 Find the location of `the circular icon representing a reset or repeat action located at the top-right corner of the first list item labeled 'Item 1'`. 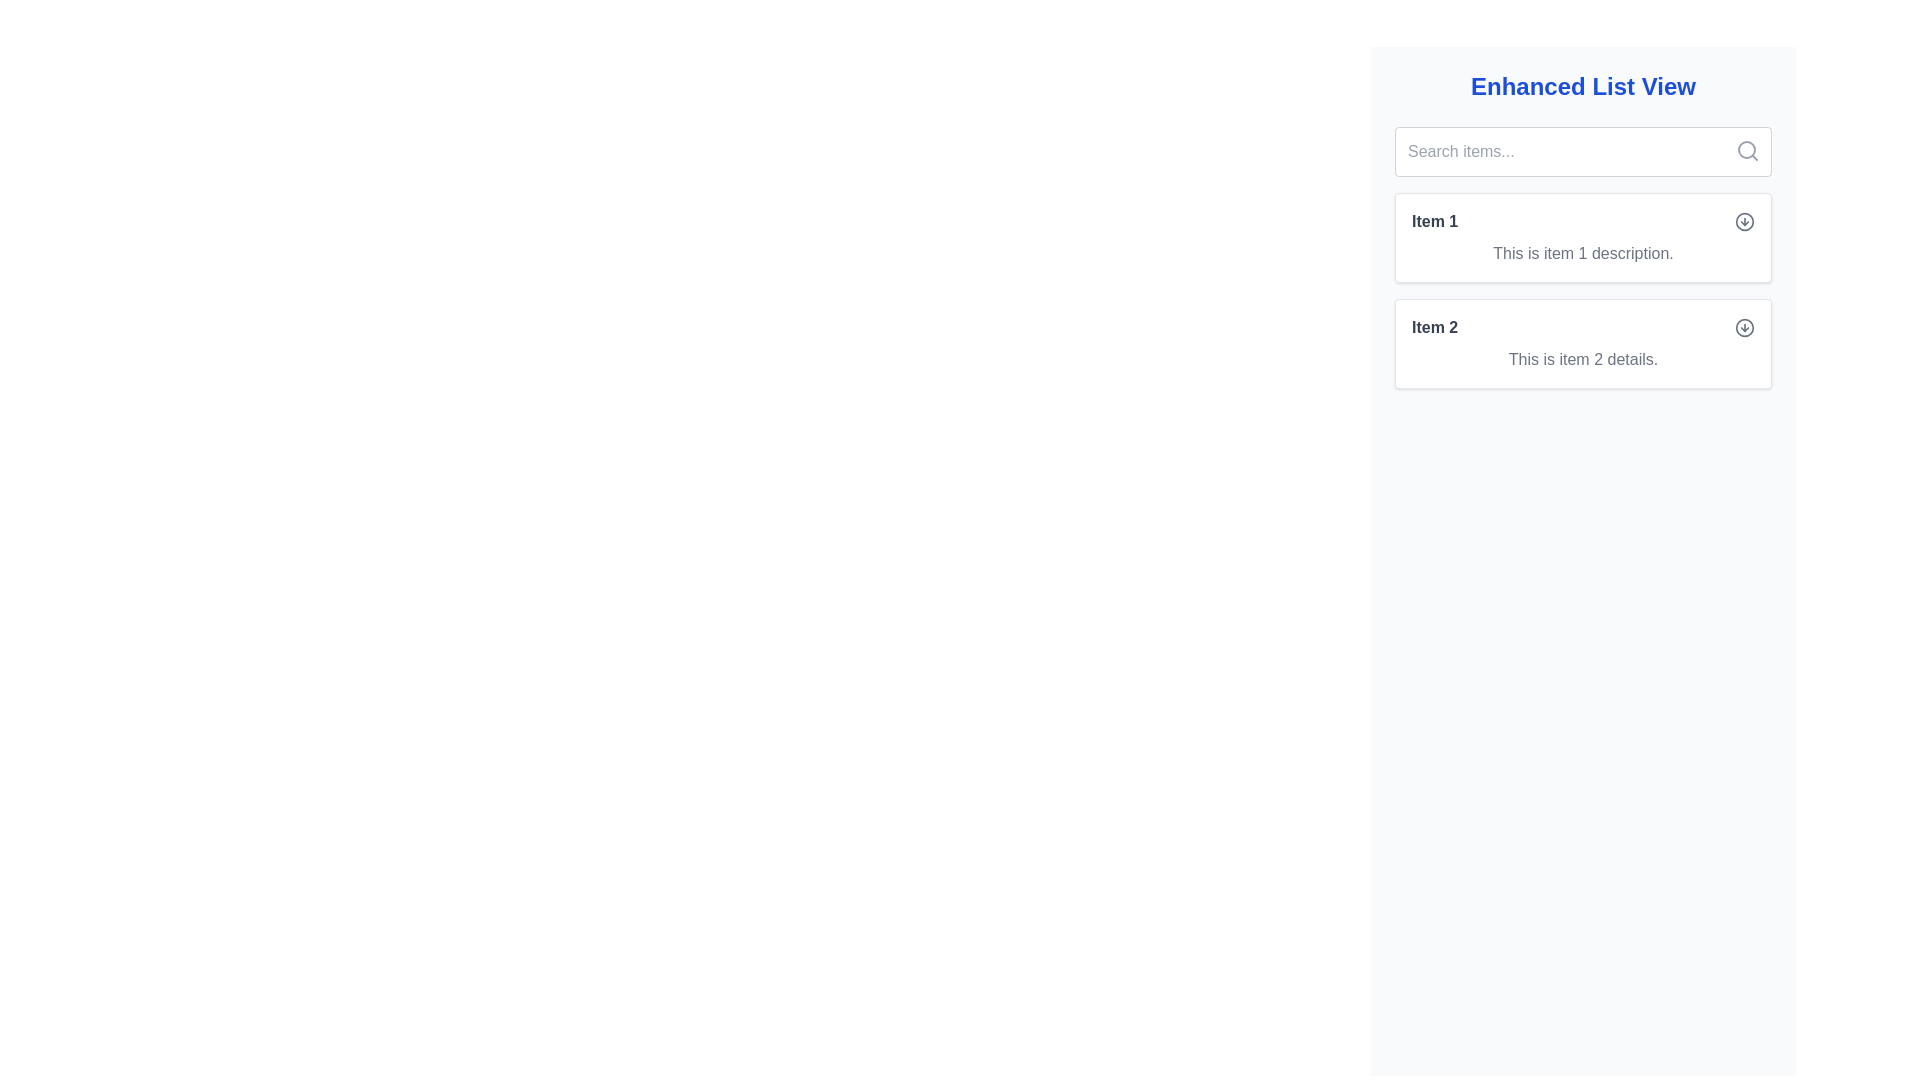

the circular icon representing a reset or repeat action located at the top-right corner of the first list item labeled 'Item 1' is located at coordinates (1744, 222).